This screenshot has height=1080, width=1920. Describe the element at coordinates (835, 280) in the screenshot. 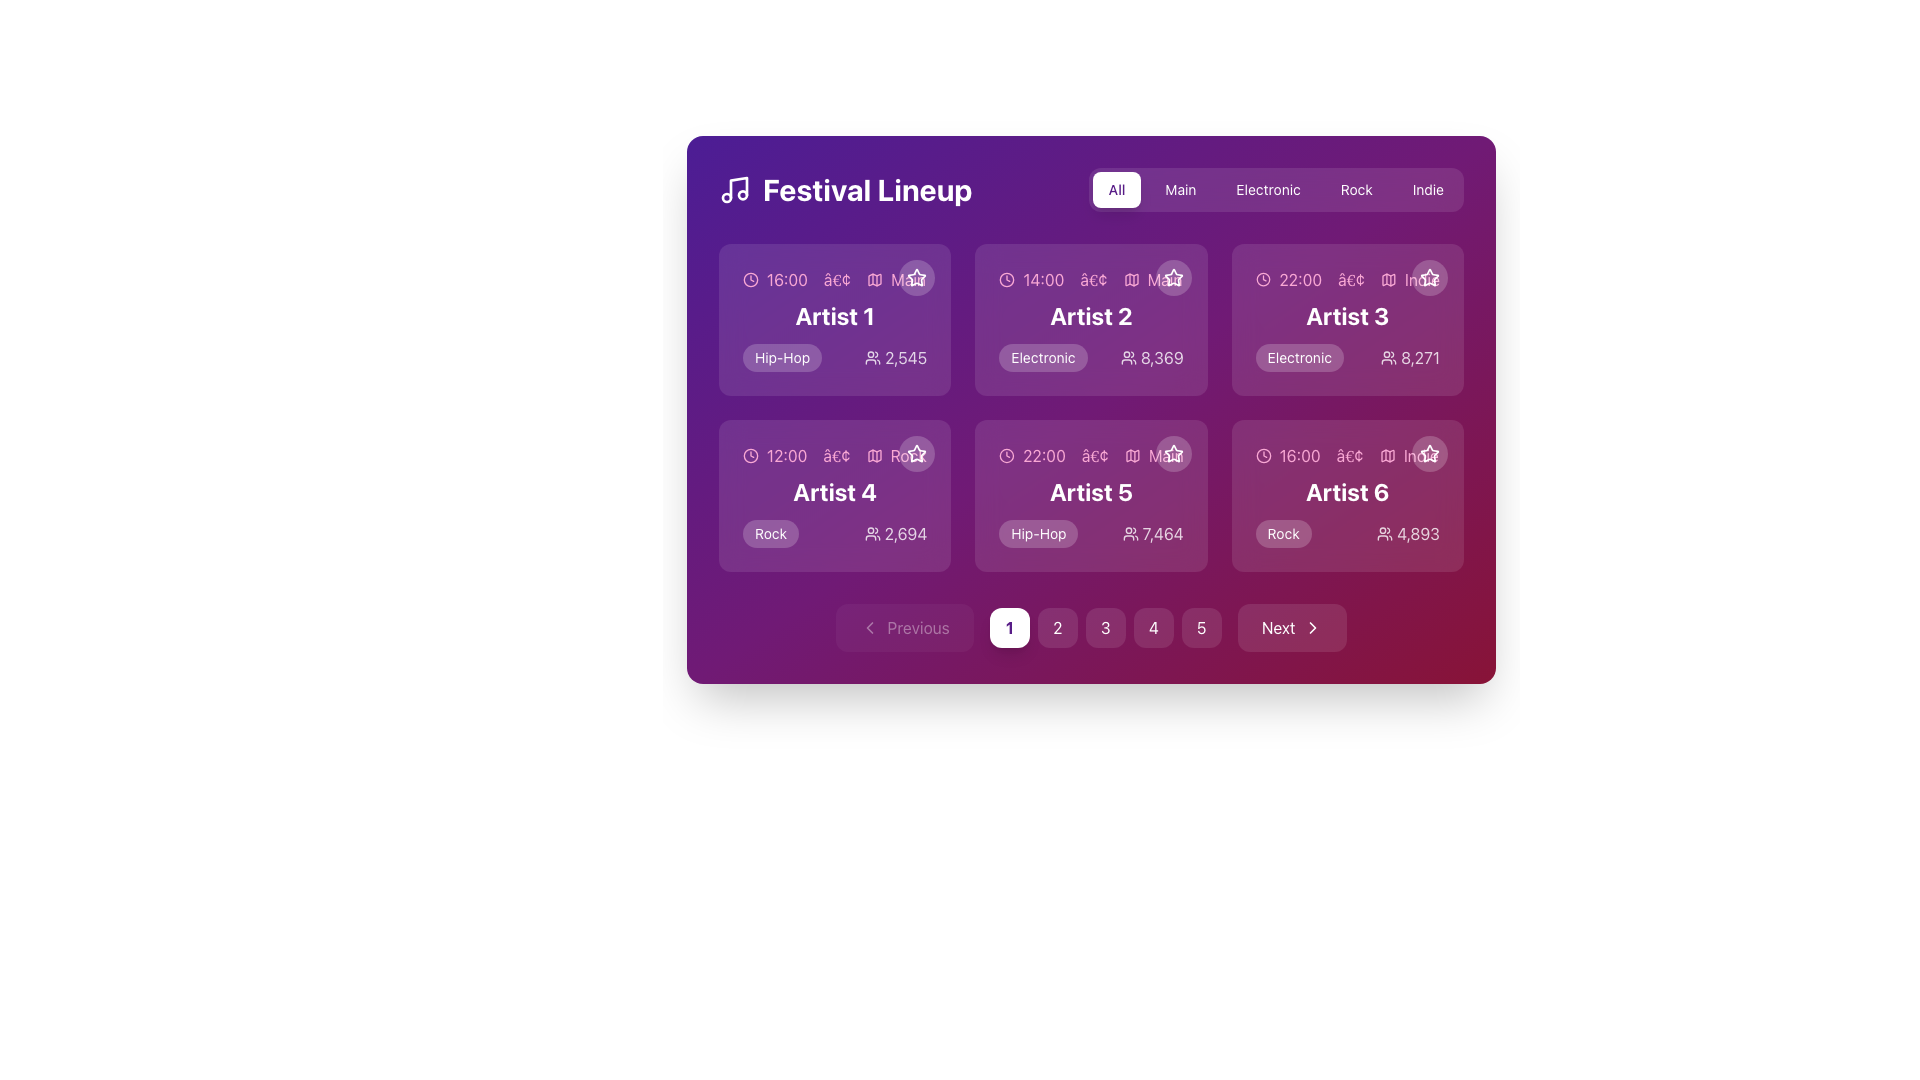

I see `text displayed in the Label with icon and text, which is the first line within the card for 'Artist 1', located in the top-left corner of the grid display` at that location.